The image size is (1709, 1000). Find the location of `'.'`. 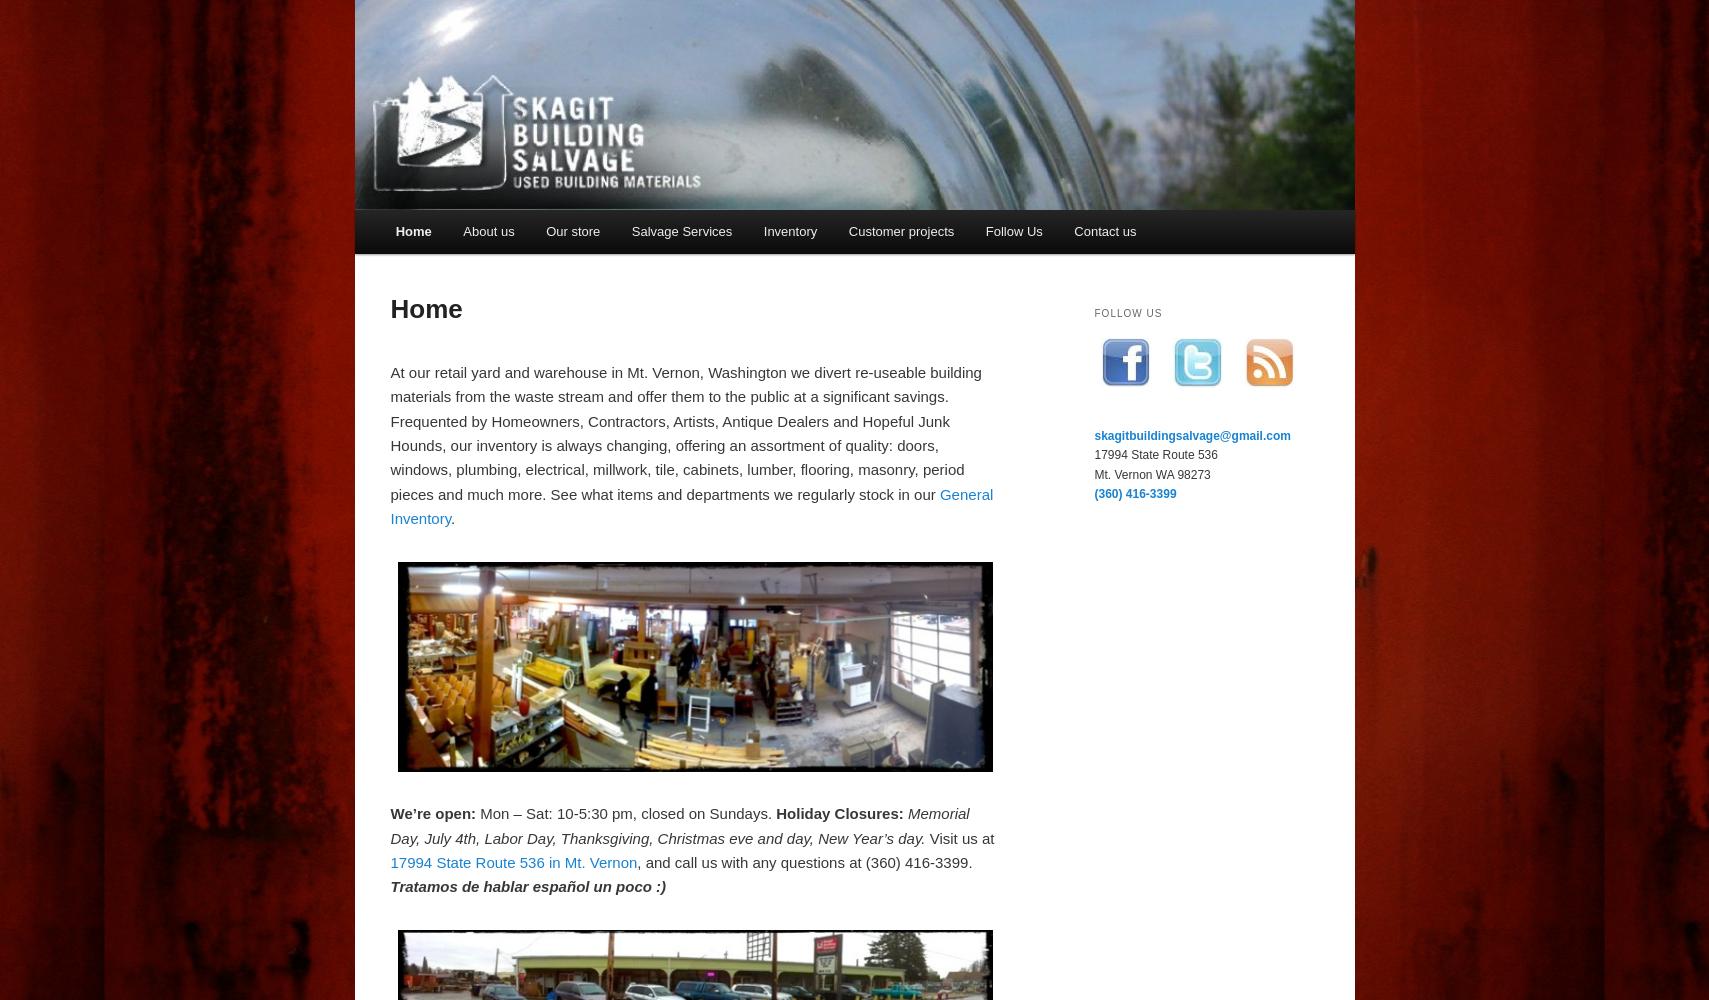

'.' is located at coordinates (452, 518).